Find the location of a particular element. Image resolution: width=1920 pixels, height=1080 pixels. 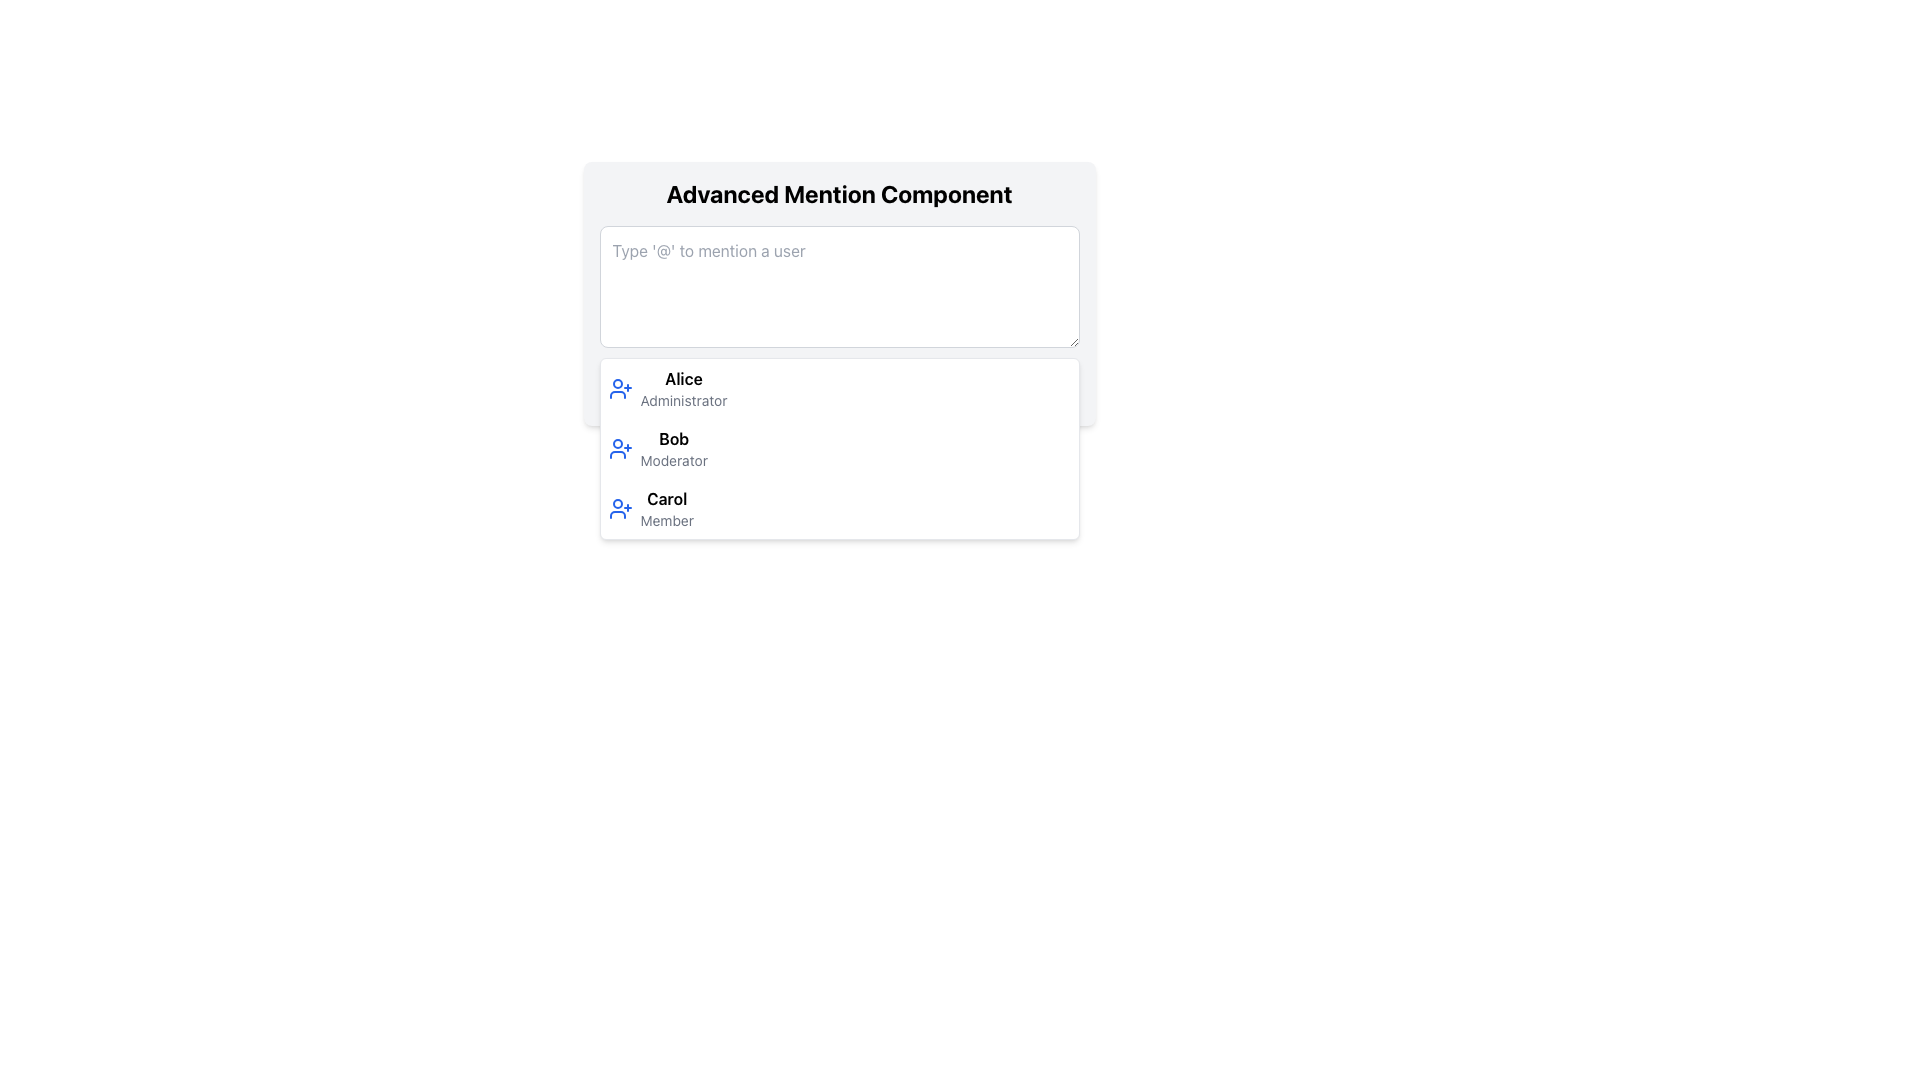

the dropdown UI component containing the bold text 'Bob', positioned second among user entries, with the subtitle 'Moderator' is located at coordinates (674, 438).